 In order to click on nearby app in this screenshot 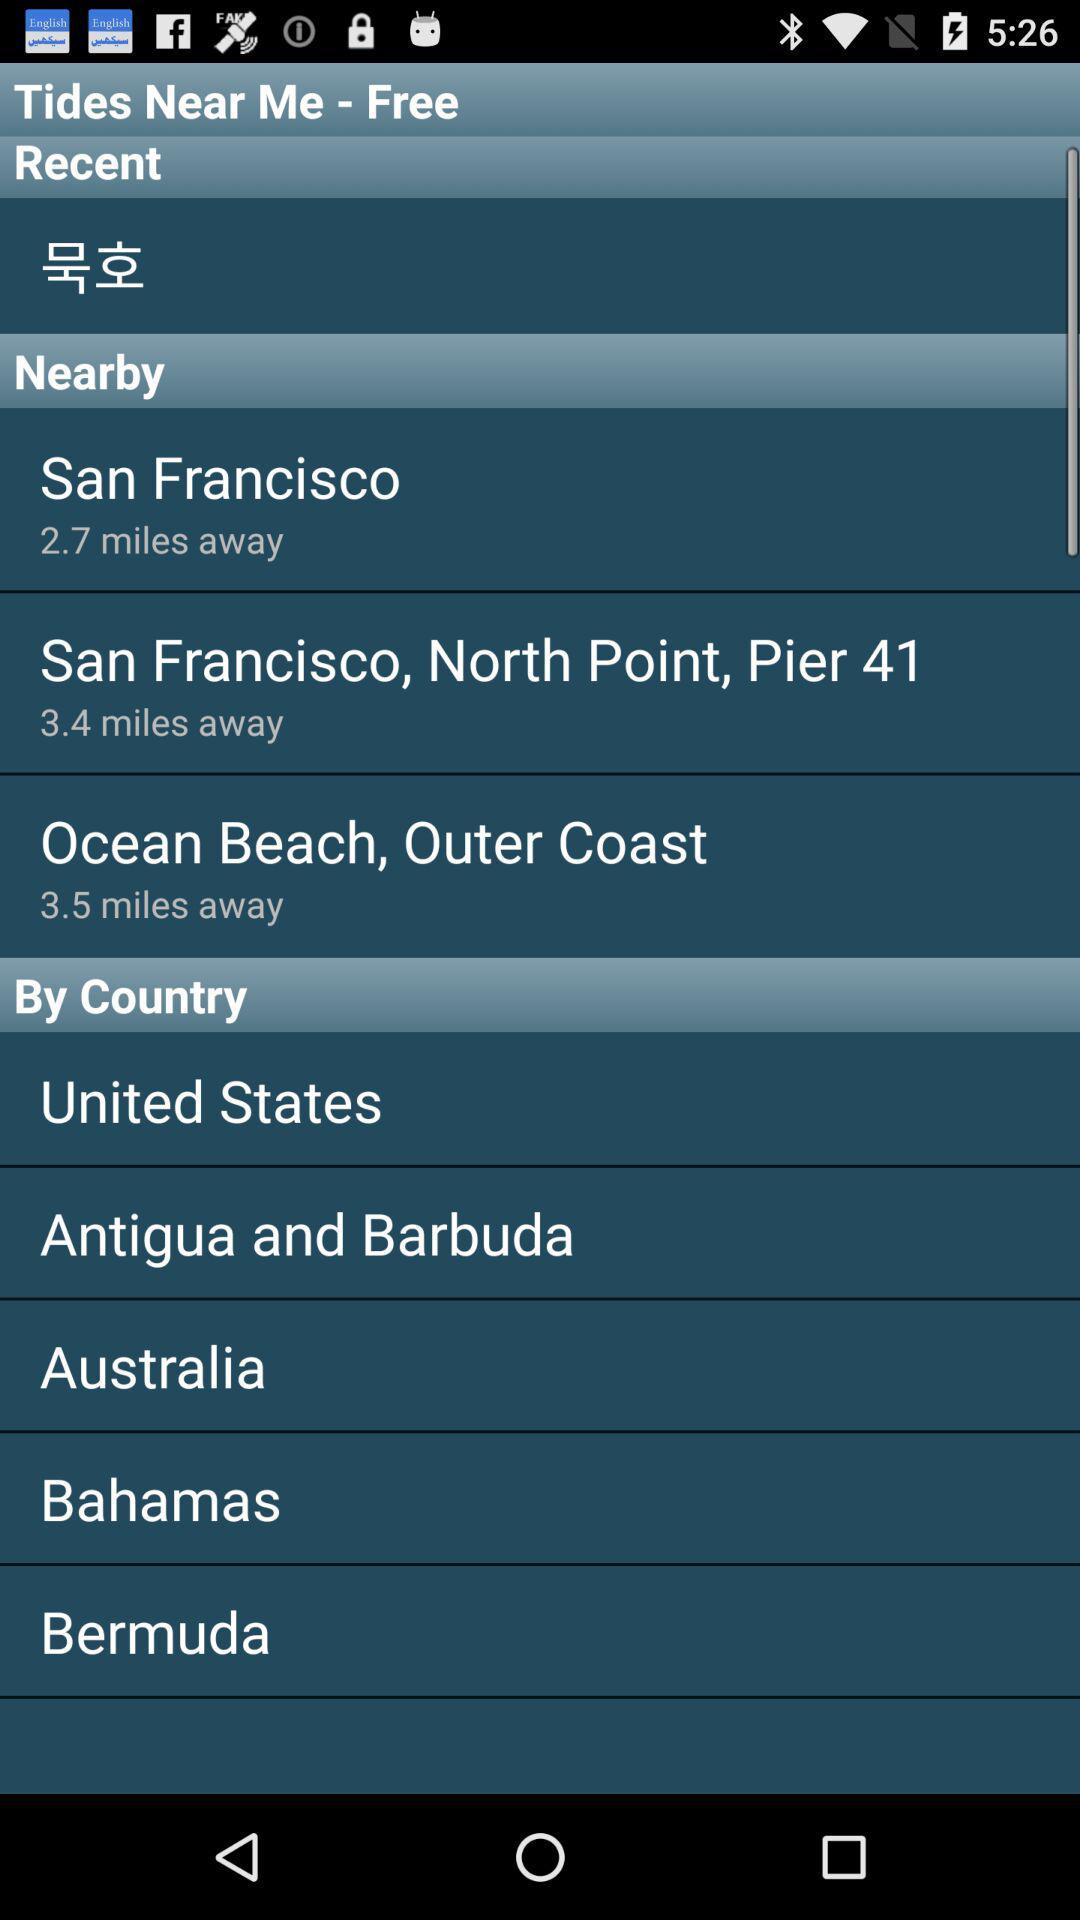, I will do `click(540, 370)`.